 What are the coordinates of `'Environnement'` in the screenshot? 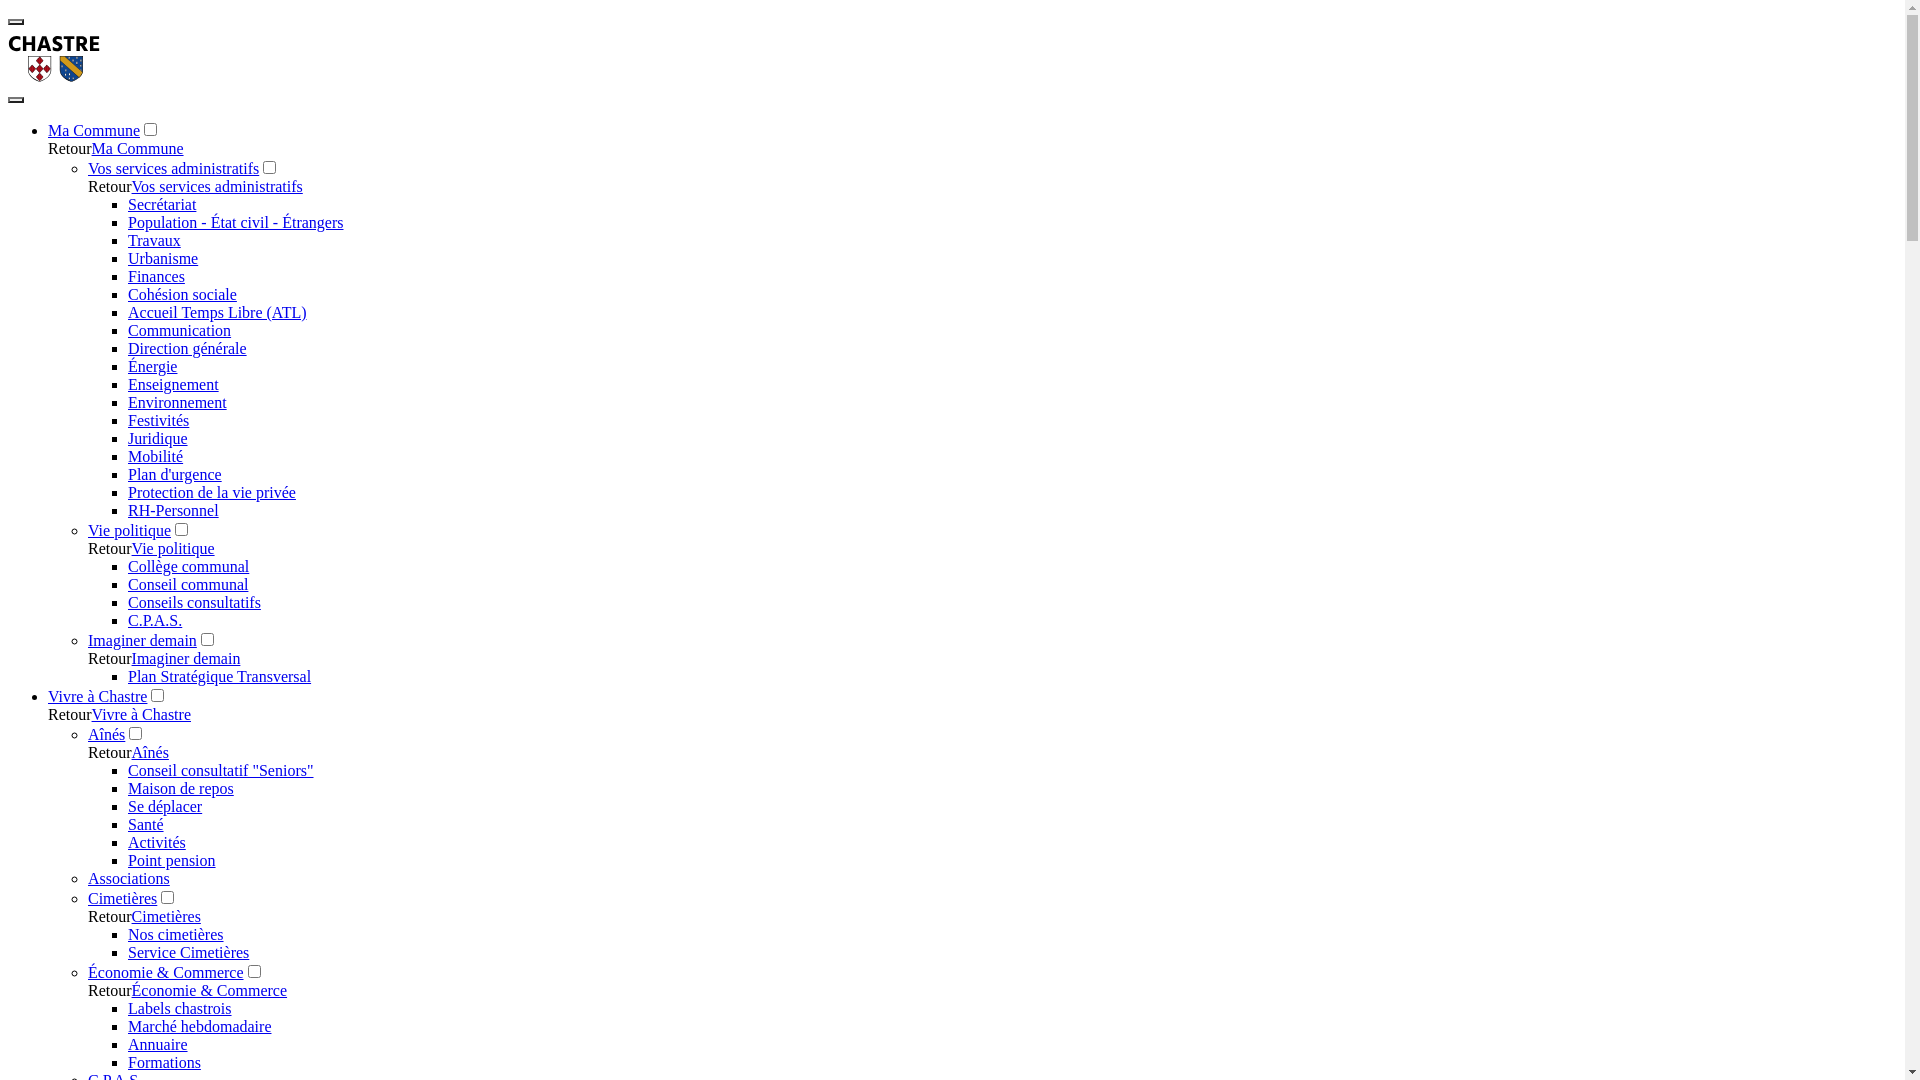 It's located at (127, 402).